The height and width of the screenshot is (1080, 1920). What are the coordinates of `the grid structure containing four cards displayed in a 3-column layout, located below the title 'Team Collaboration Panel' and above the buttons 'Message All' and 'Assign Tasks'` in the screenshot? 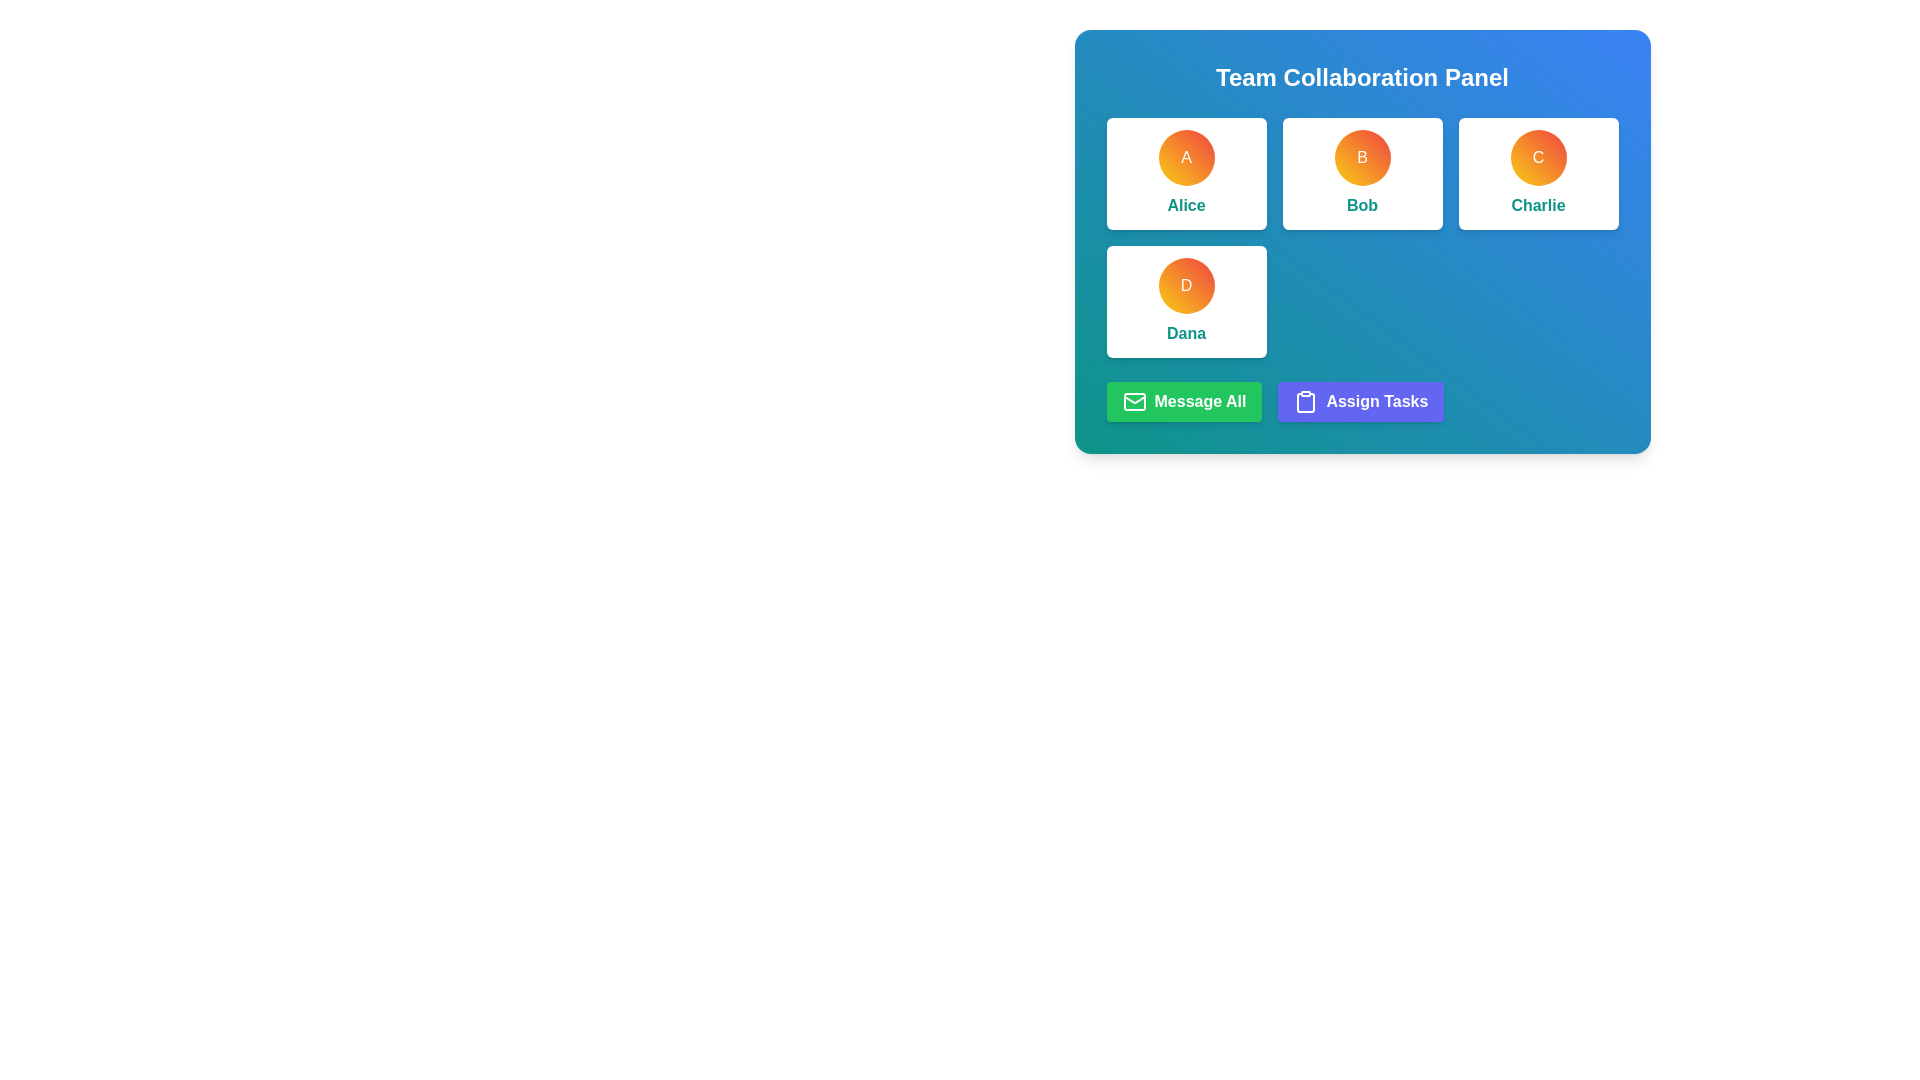 It's located at (1361, 237).